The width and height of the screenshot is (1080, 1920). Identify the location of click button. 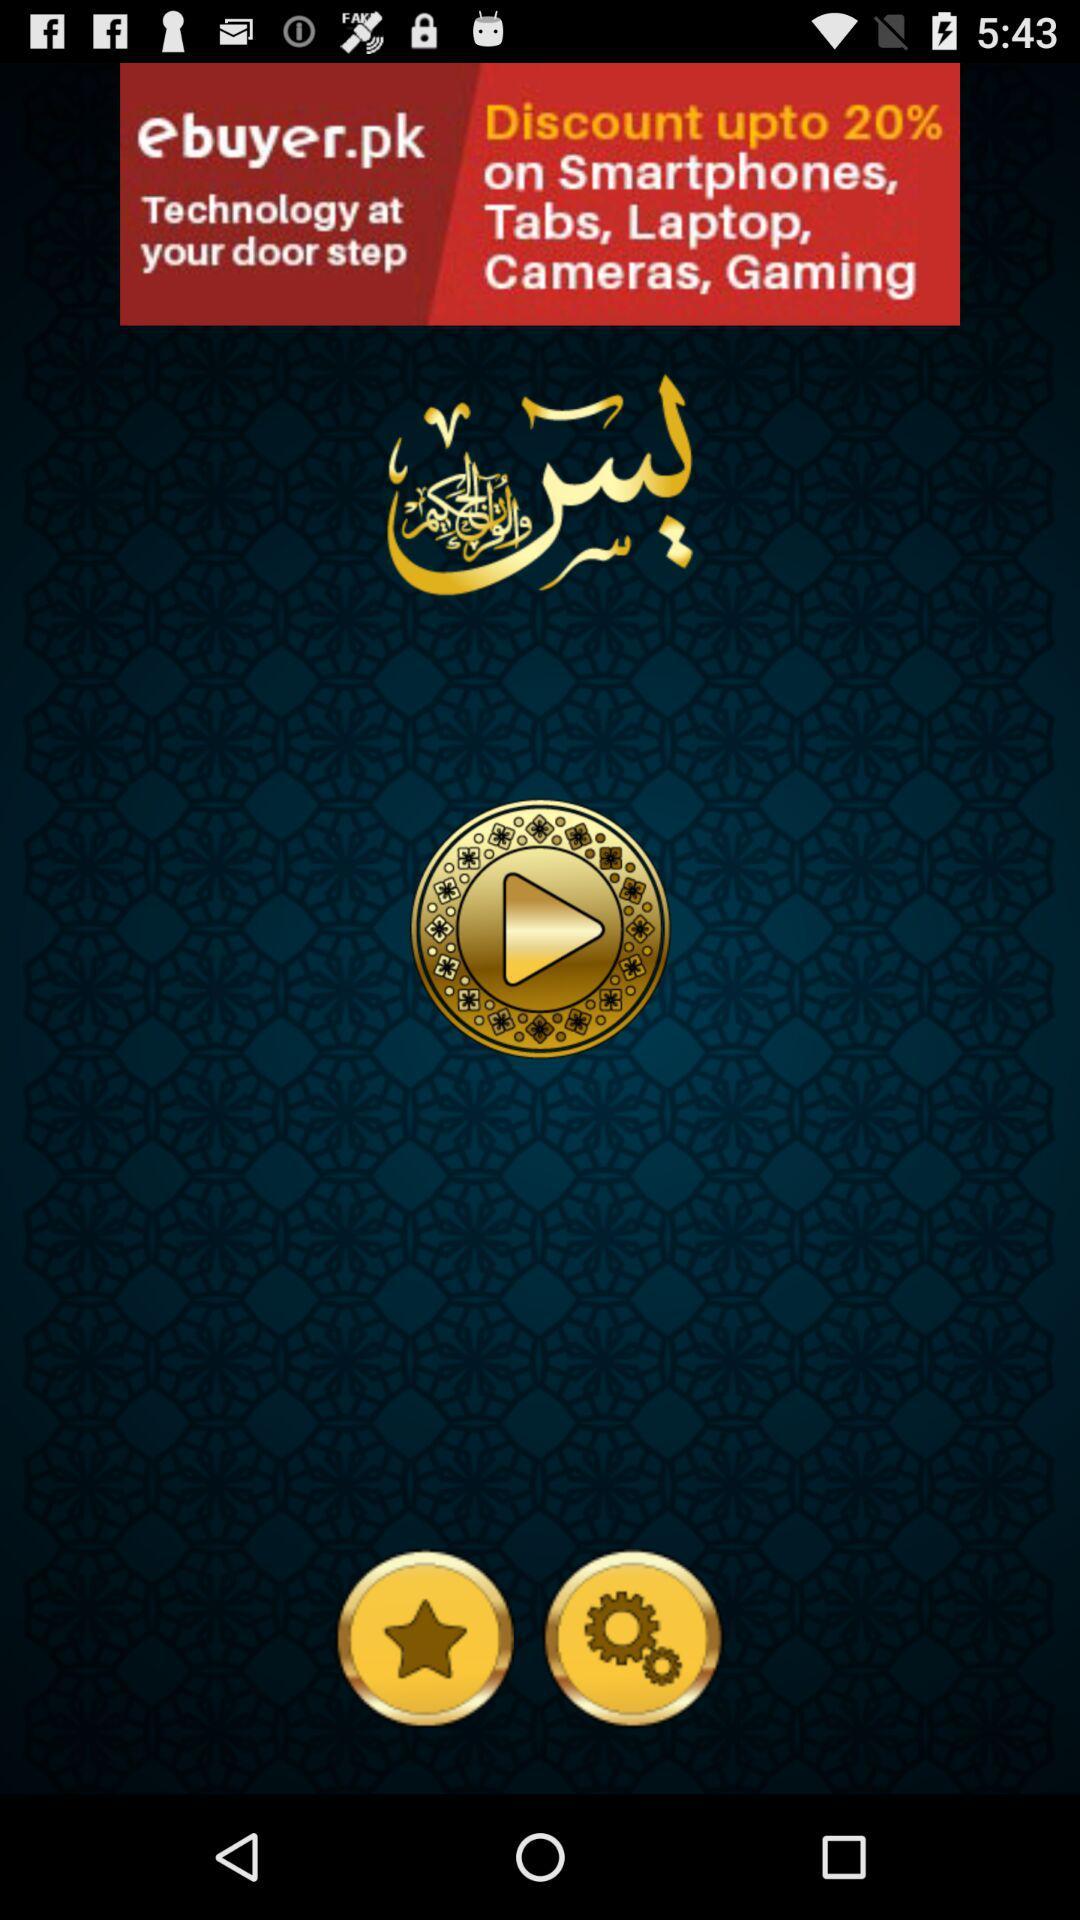
(138, 304).